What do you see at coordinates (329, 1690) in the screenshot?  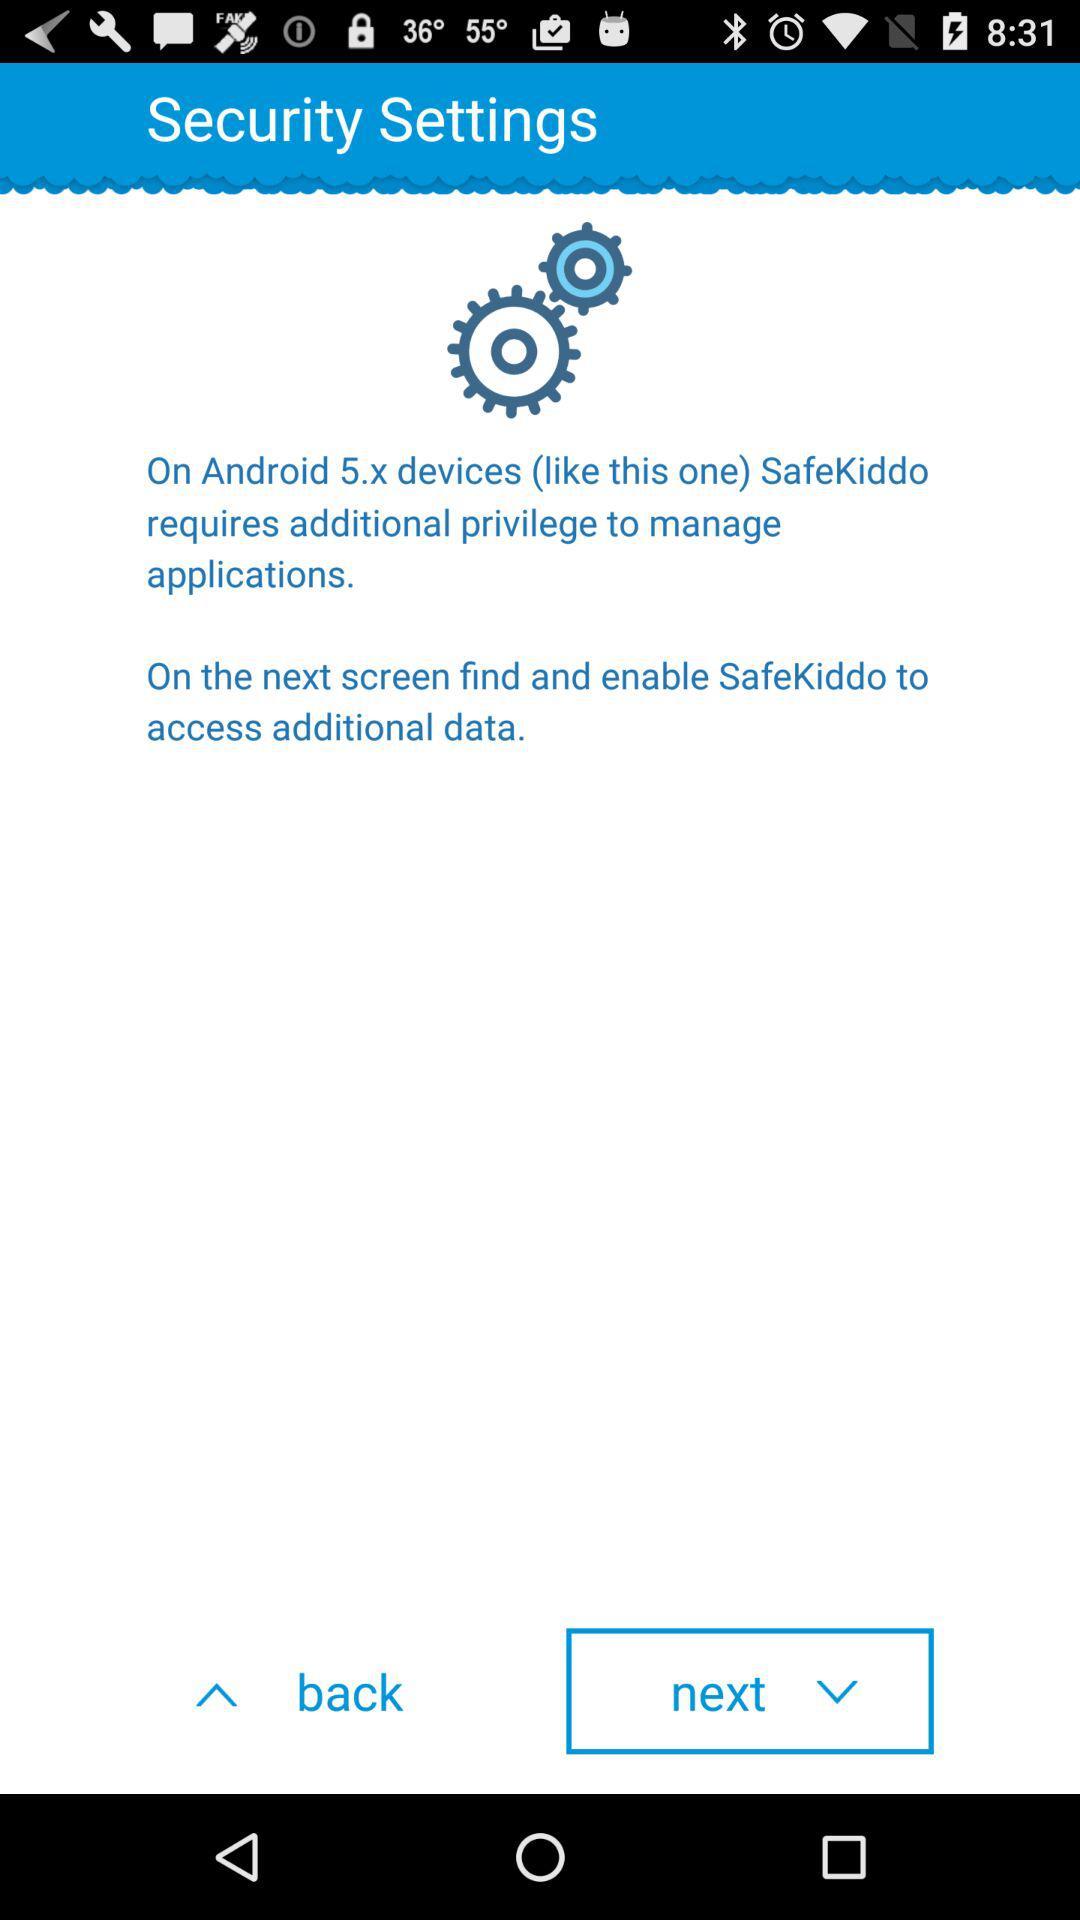 I see `the icon to the left of next` at bounding box center [329, 1690].